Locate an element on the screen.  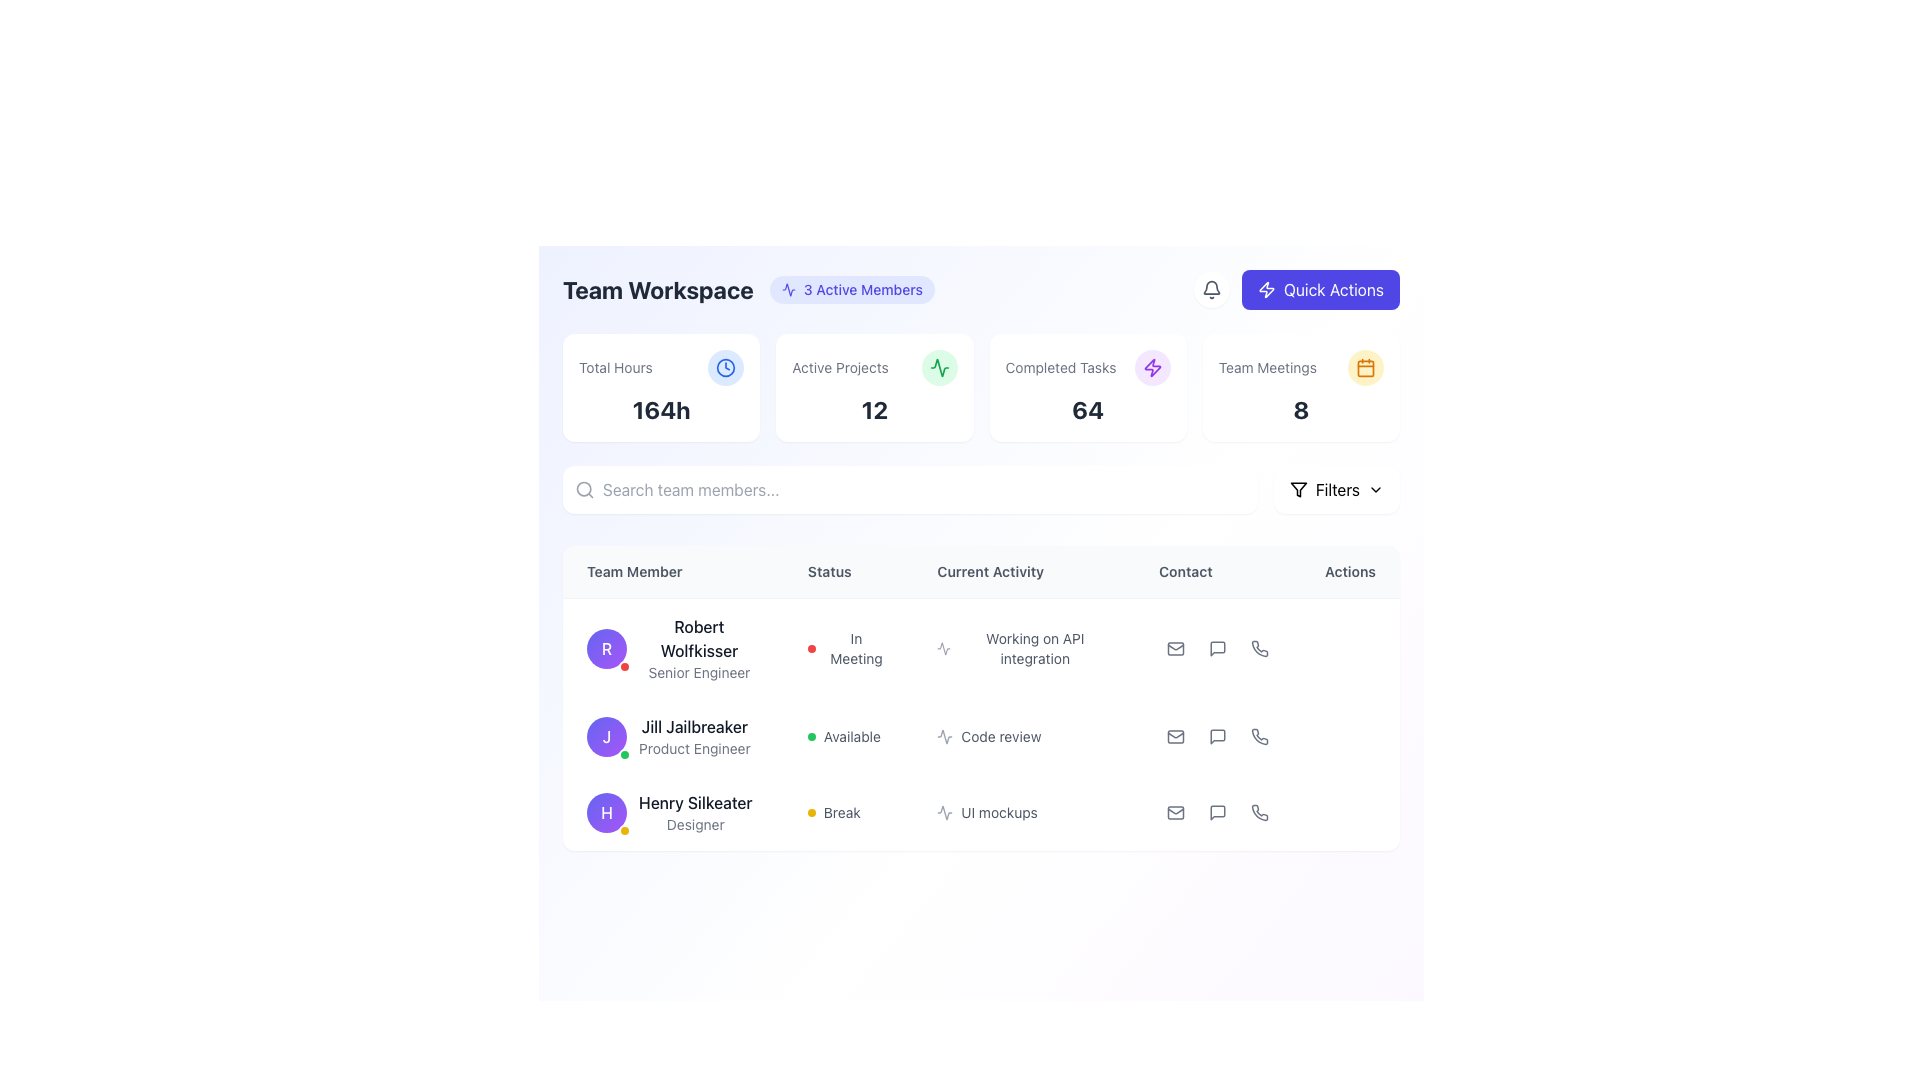
the interactive button located in the 'Actions' column on the rightmost side of the first row in the team members' information table is located at coordinates (1349, 648).